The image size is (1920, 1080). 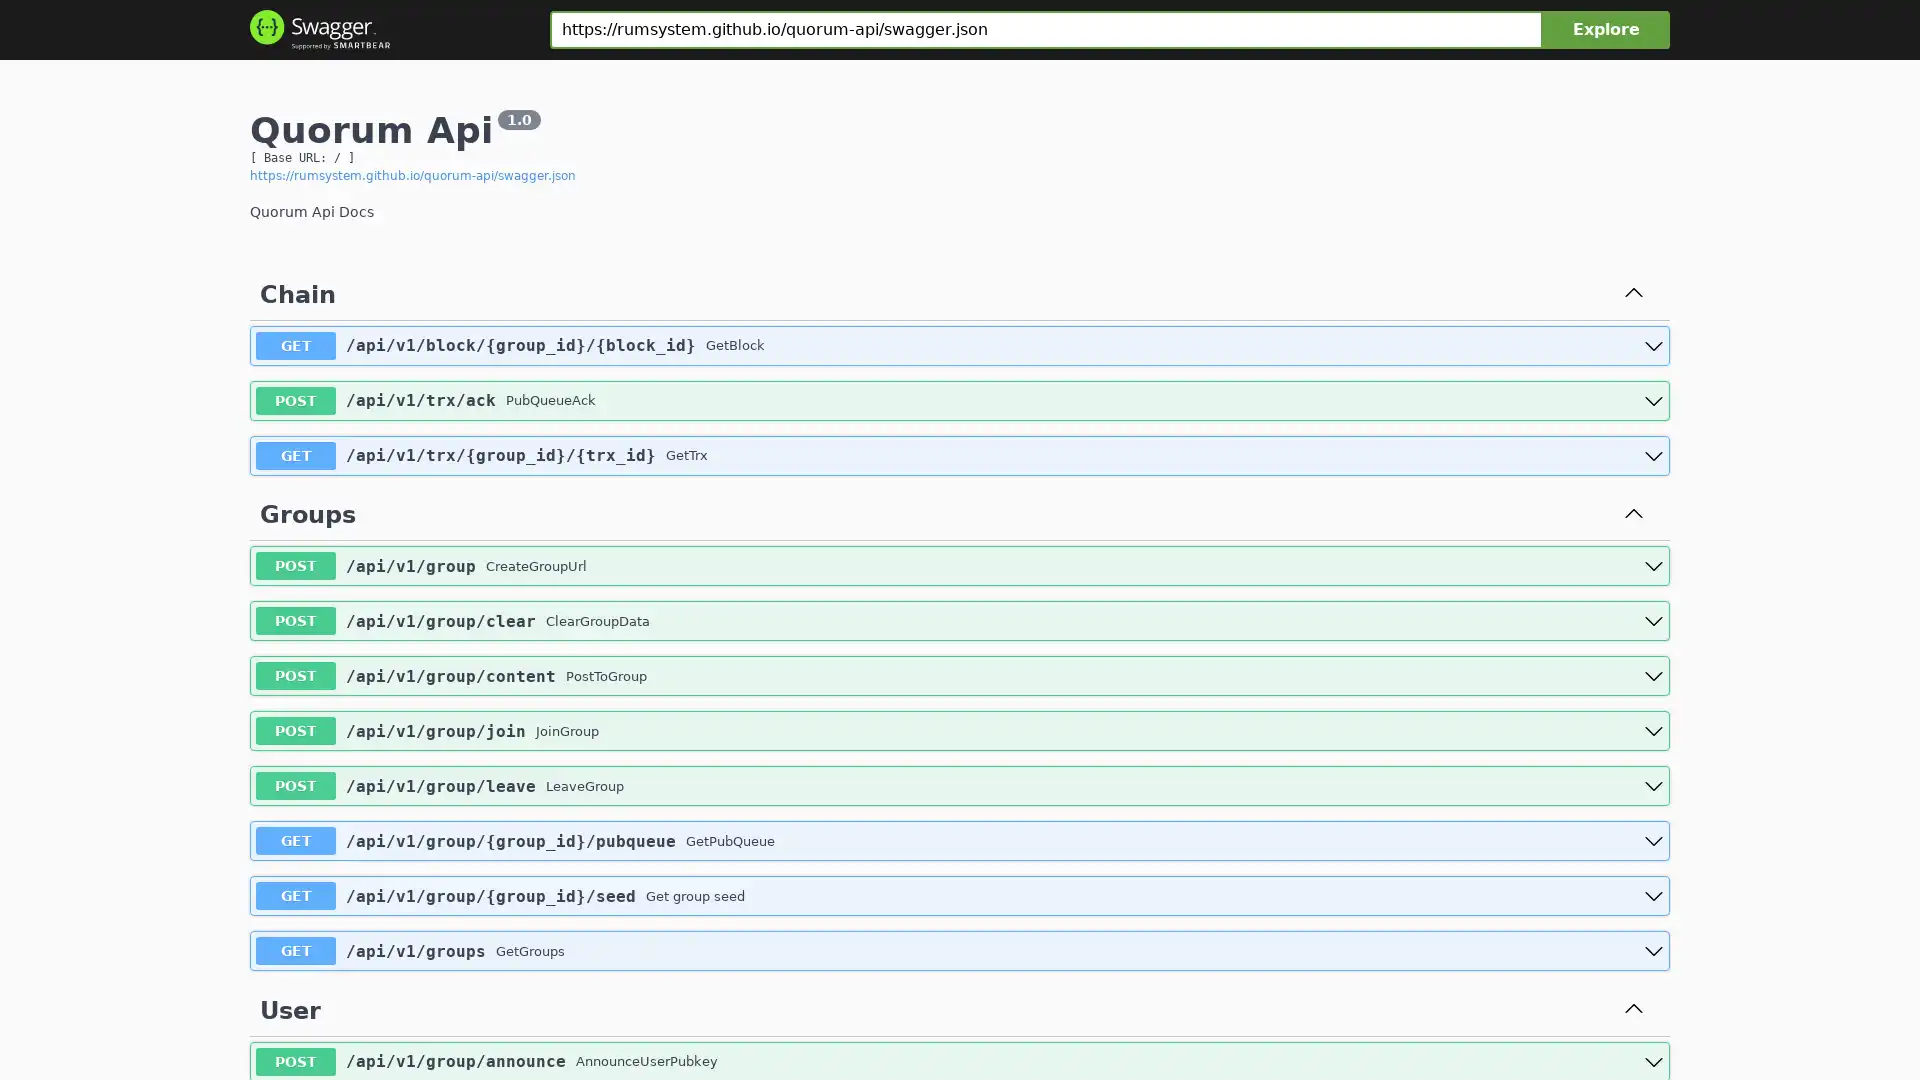 What do you see at coordinates (960, 950) in the screenshot?
I see `get /api/v1/groups` at bounding box center [960, 950].